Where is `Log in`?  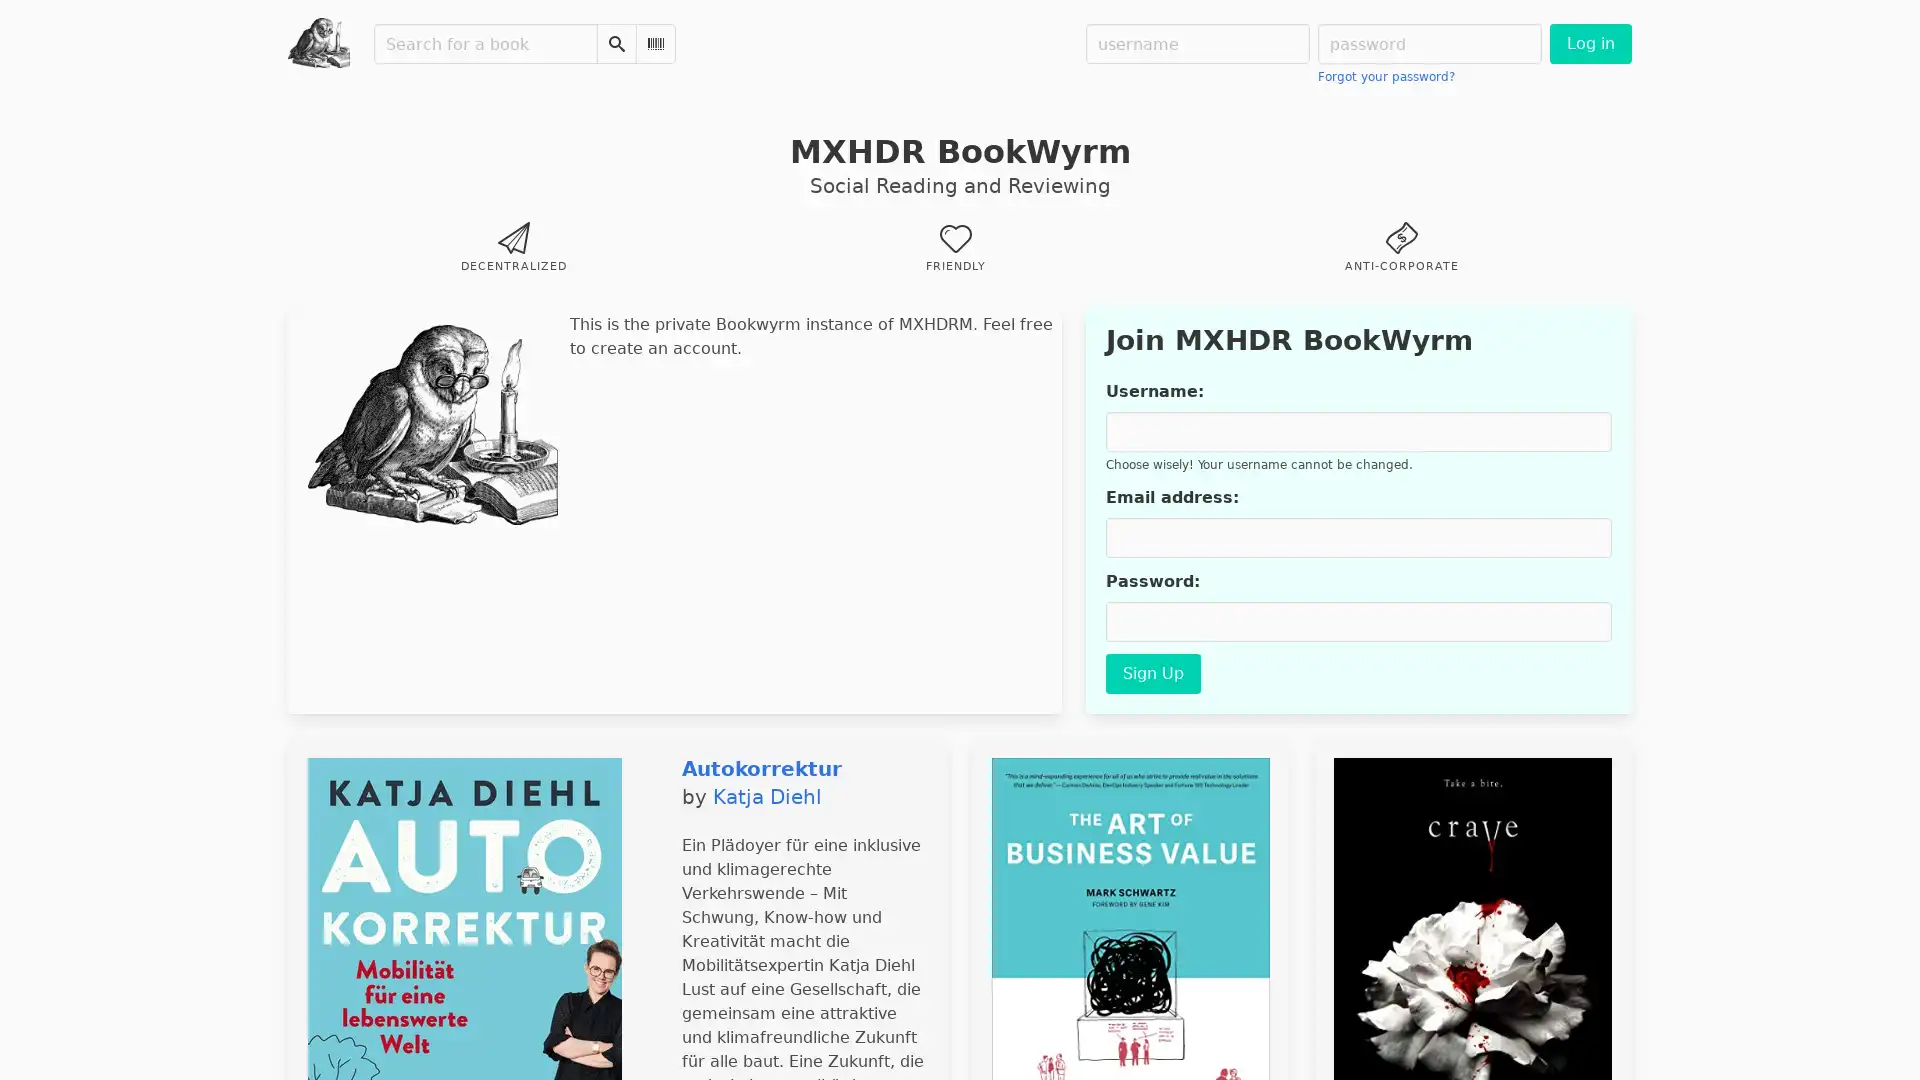
Log in is located at coordinates (1589, 43).